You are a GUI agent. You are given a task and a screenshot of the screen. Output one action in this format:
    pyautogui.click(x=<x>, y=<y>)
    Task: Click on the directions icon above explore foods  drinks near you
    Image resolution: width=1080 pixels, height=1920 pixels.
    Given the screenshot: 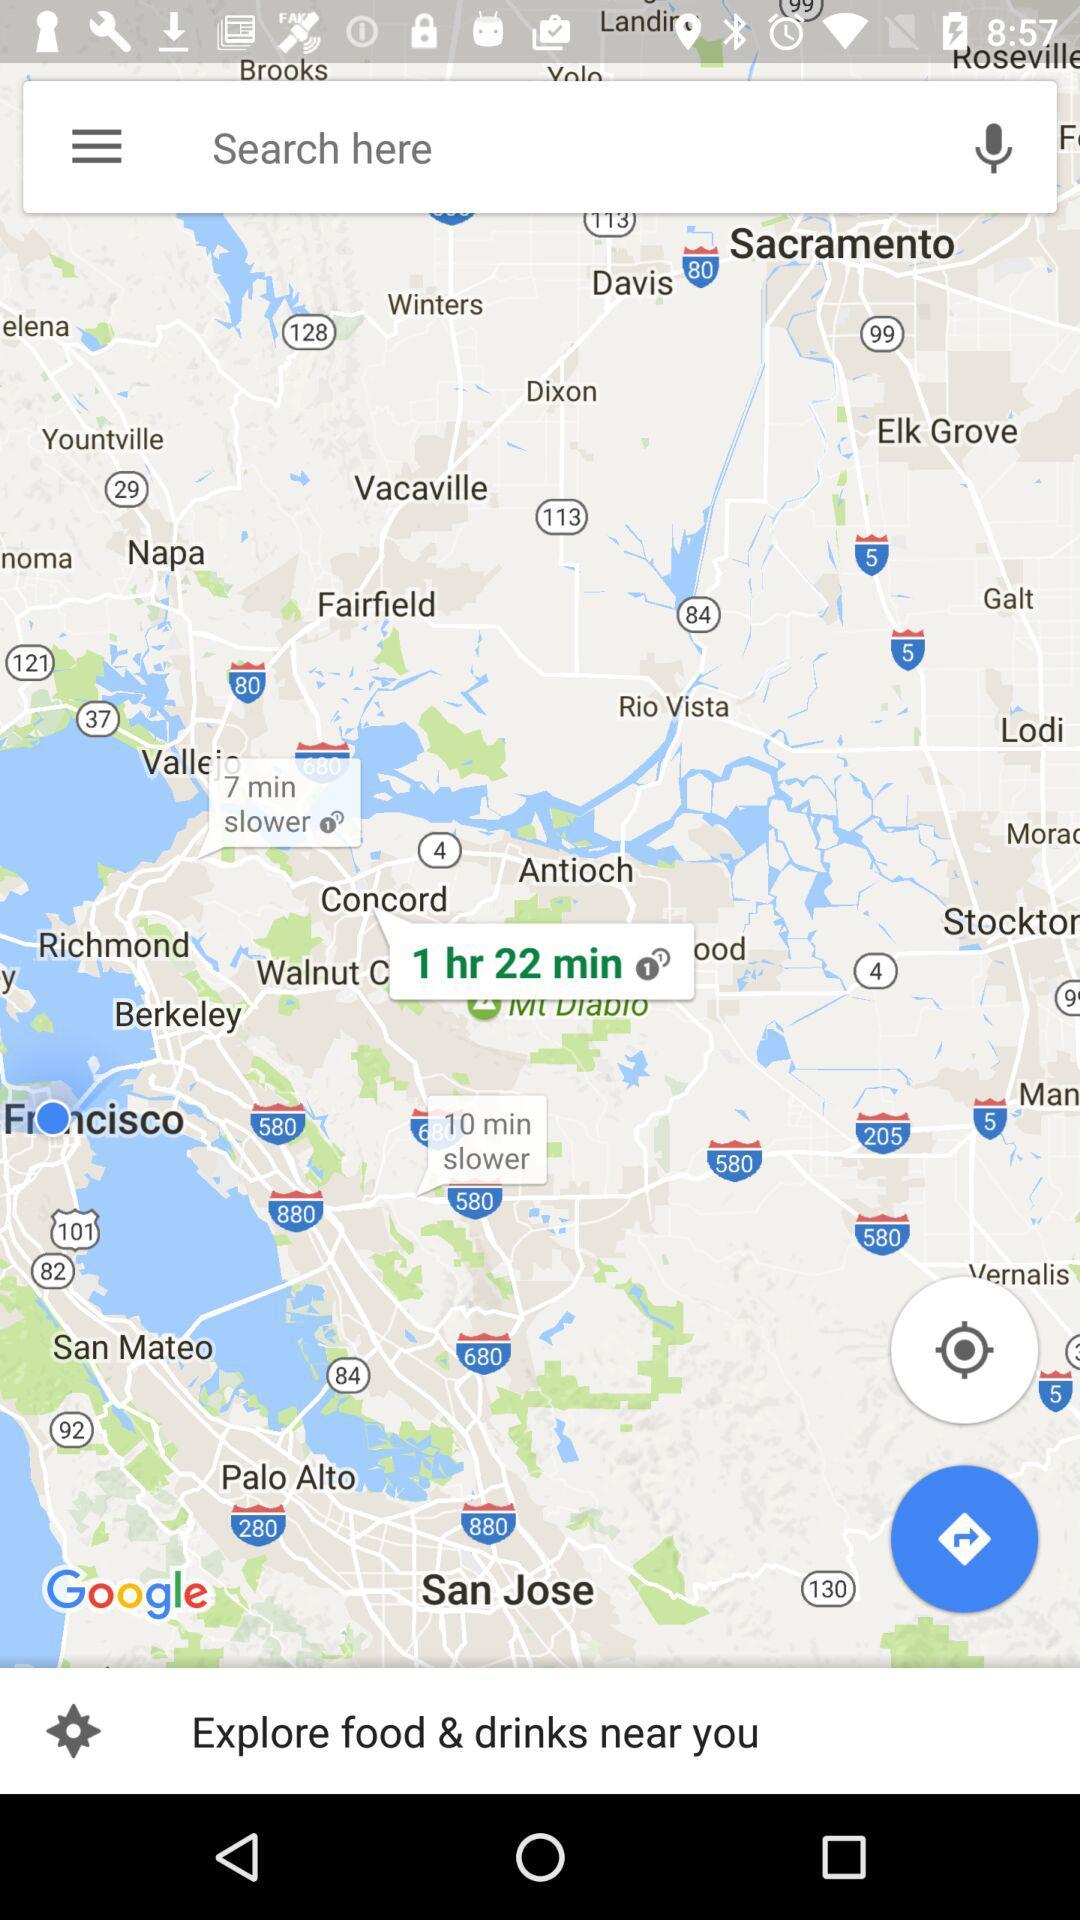 What is the action you would take?
    pyautogui.click(x=963, y=1538)
    